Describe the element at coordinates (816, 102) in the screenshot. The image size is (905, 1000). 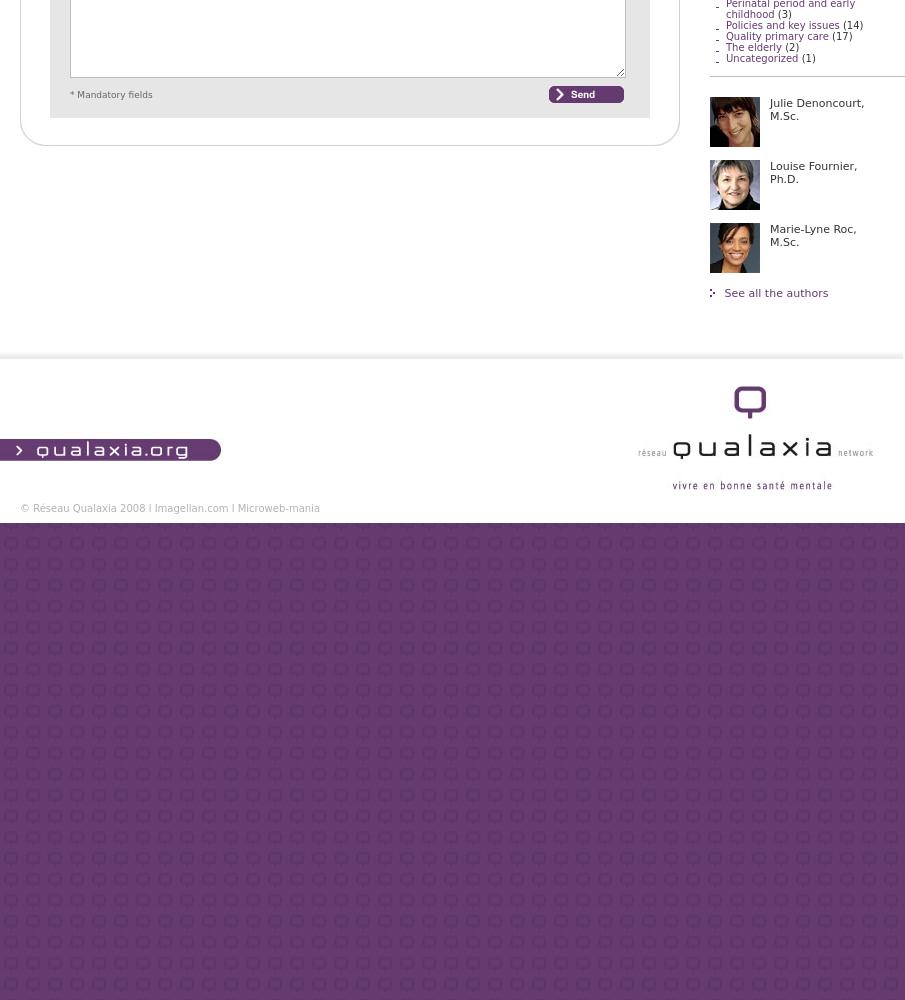
I see `'Julie Denoncourt,'` at that location.